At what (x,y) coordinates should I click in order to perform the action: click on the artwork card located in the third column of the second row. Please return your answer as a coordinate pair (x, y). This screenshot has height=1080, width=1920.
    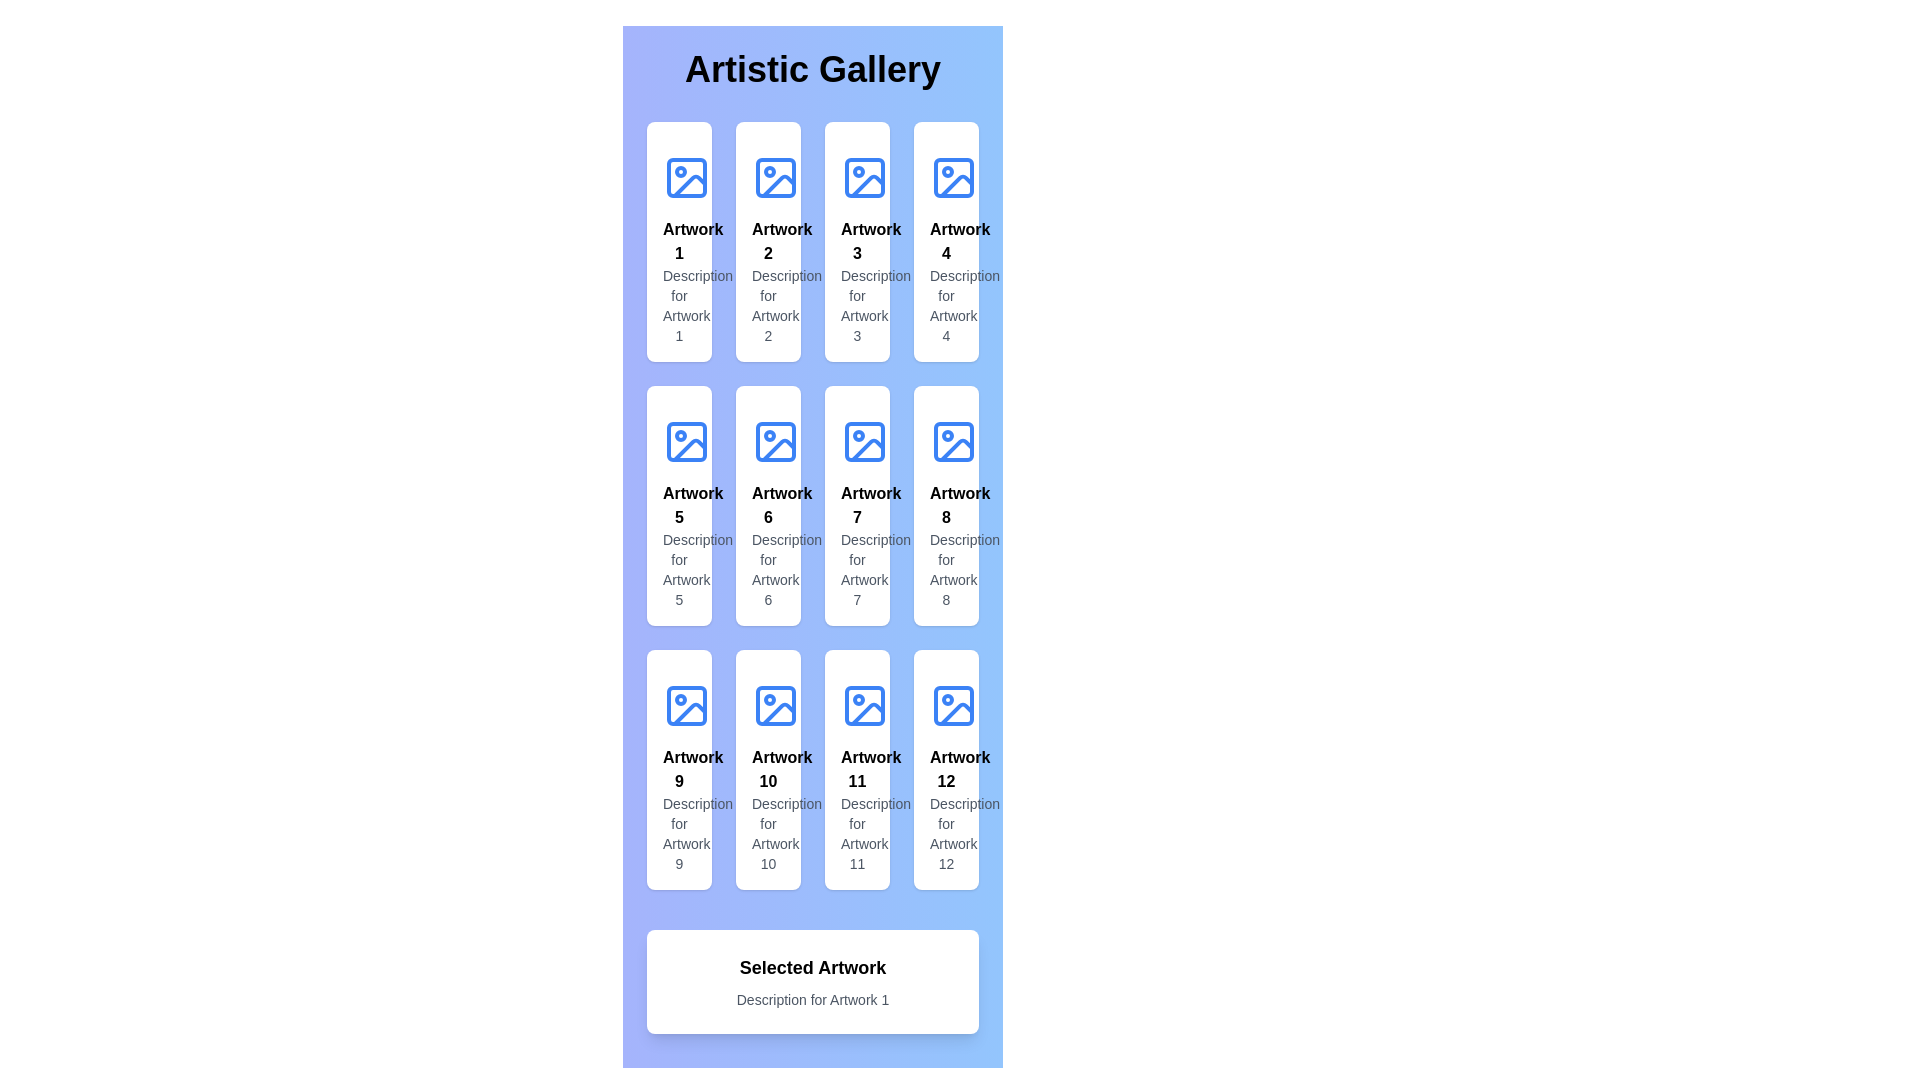
    Looking at the image, I should click on (857, 504).